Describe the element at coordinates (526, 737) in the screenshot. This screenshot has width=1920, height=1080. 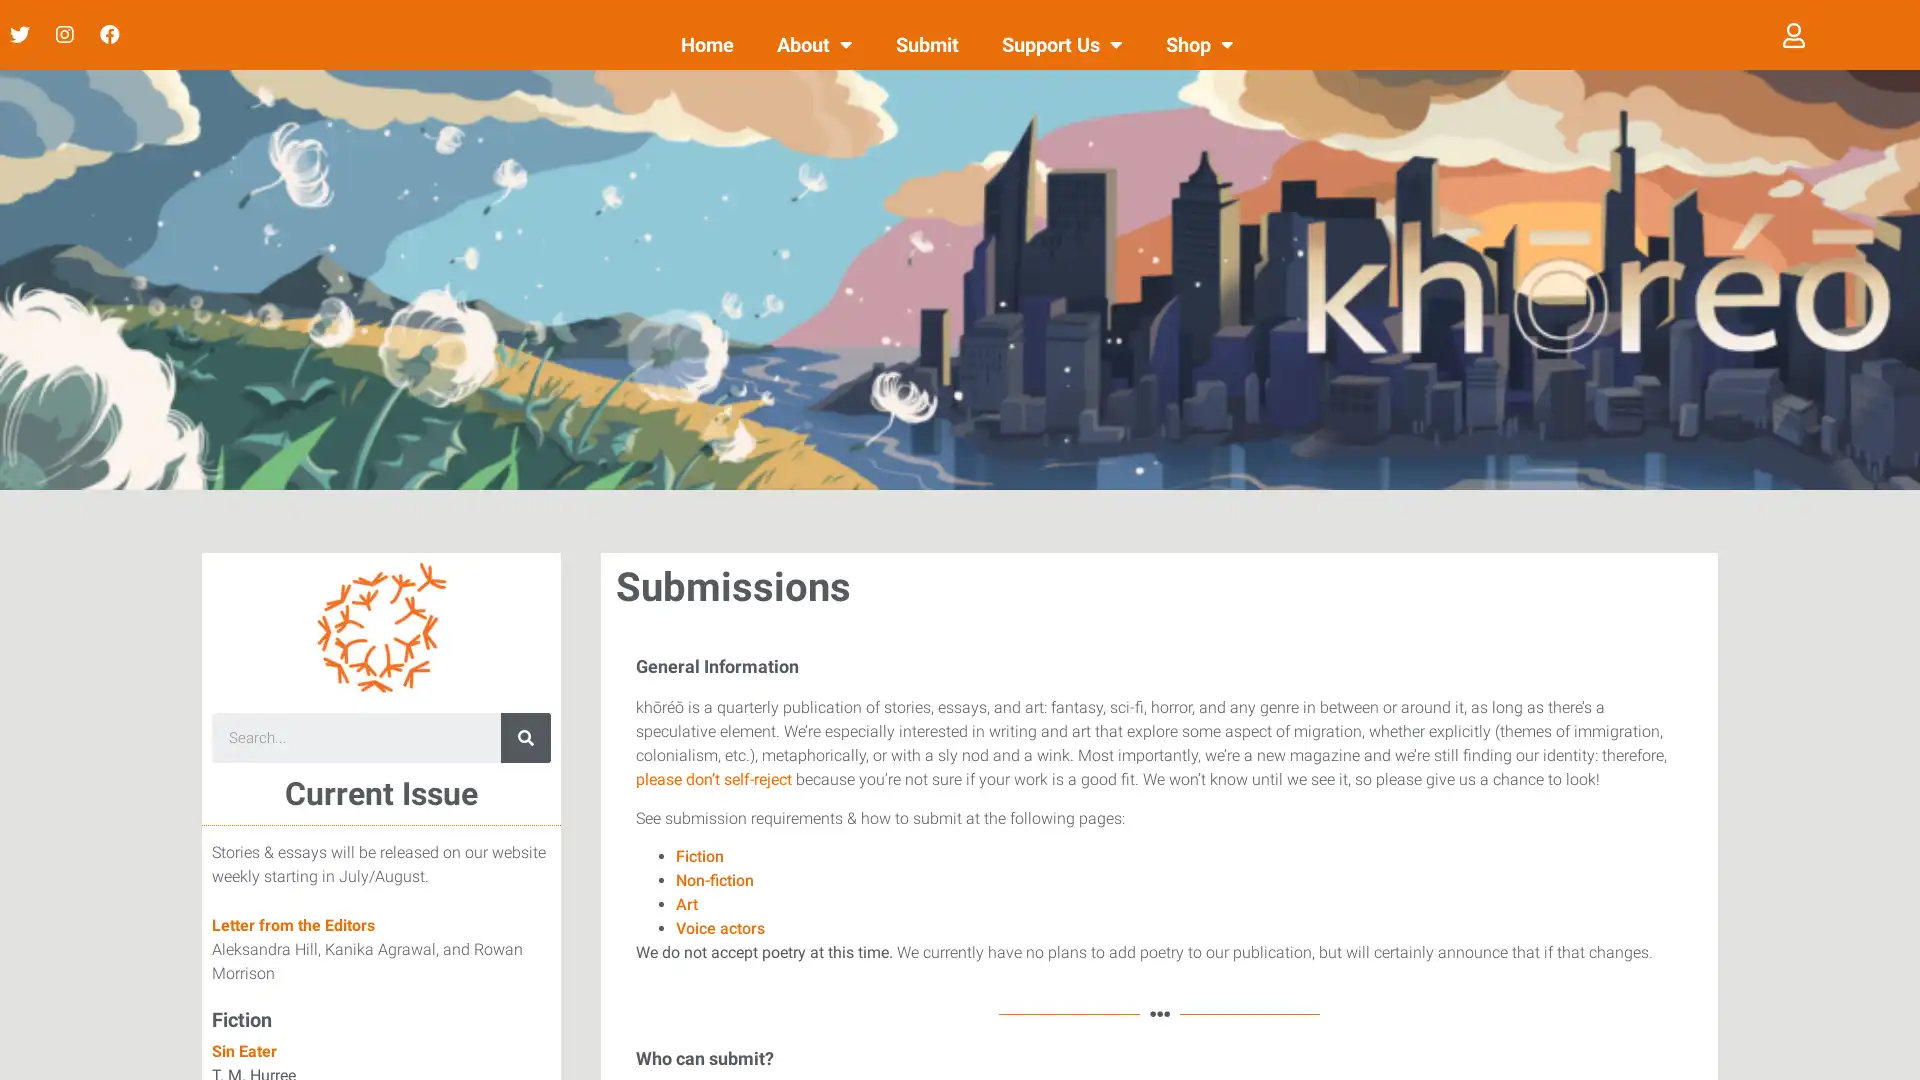
I see `Search` at that location.